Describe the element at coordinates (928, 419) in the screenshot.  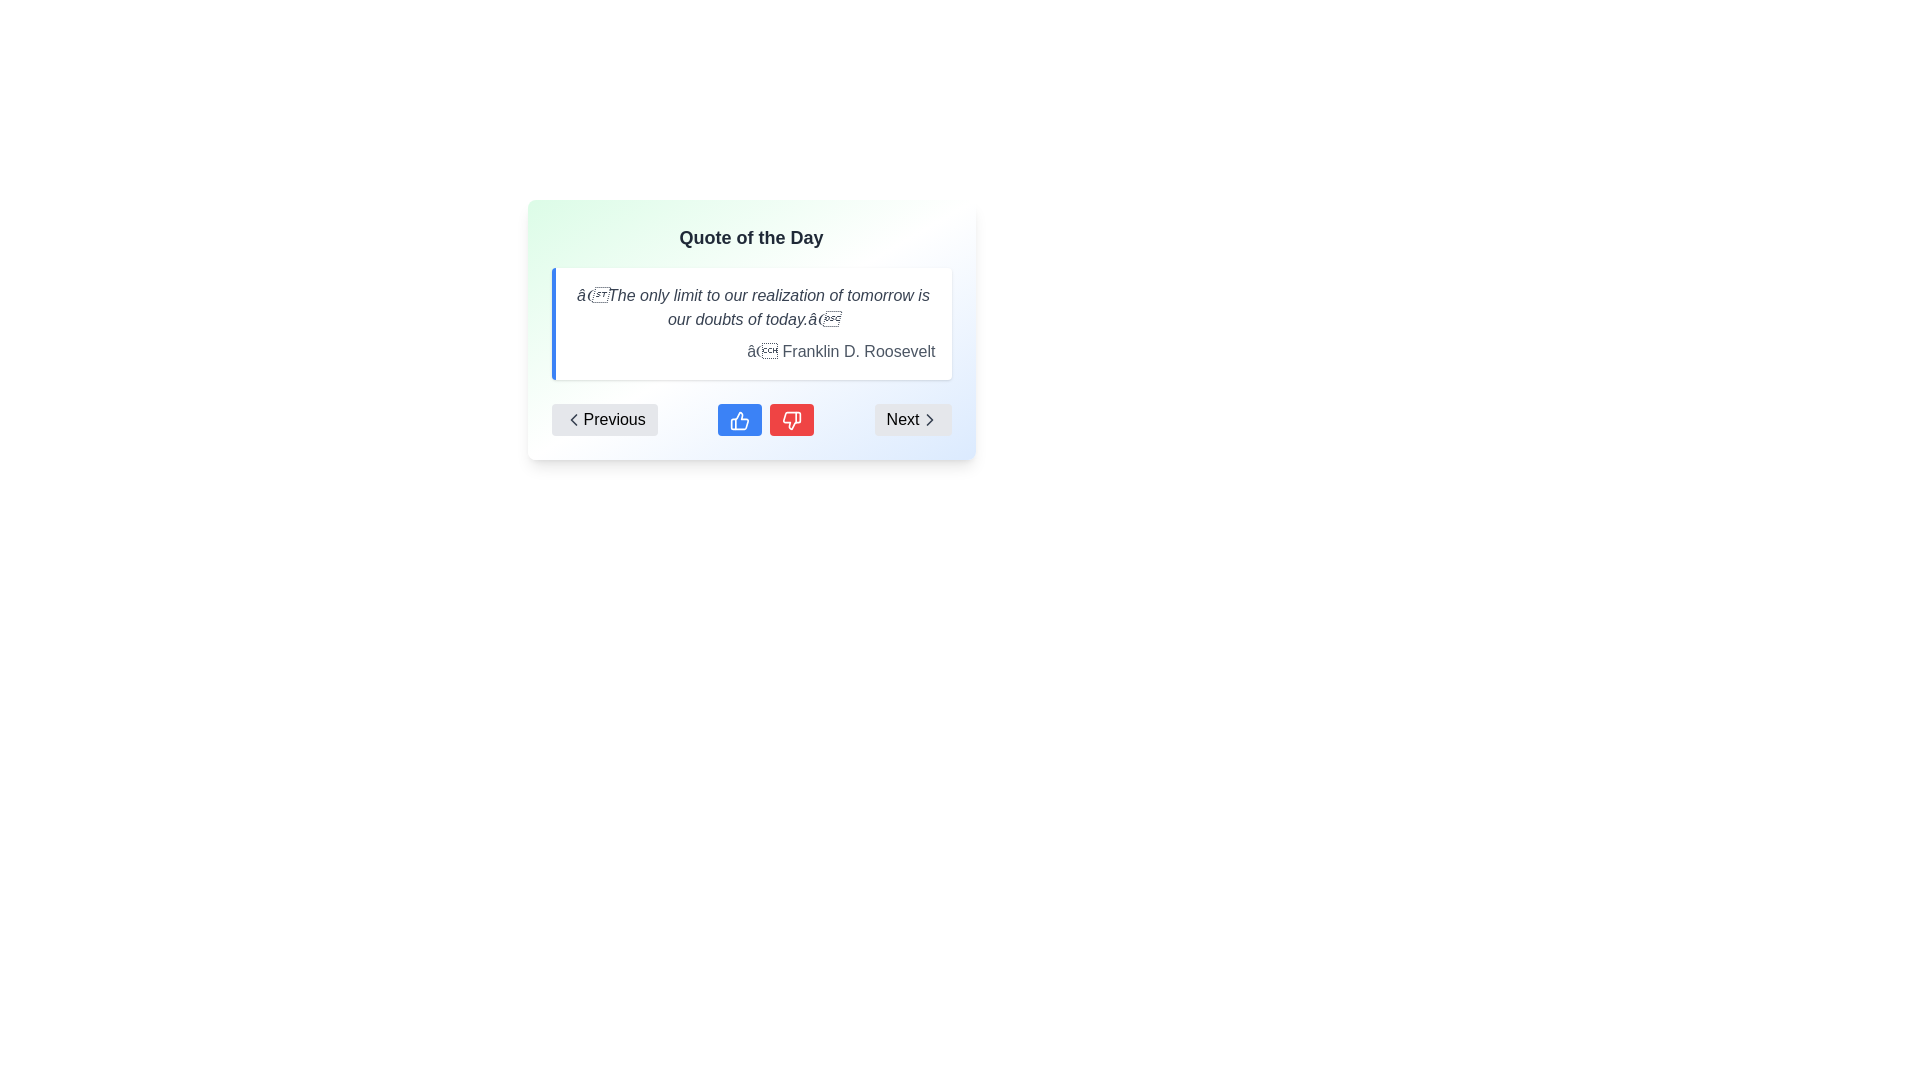
I see `the right arrow icon, which is located to the right of the 'Next' text in the navigation control group at the bottom-right corner of the interface` at that location.